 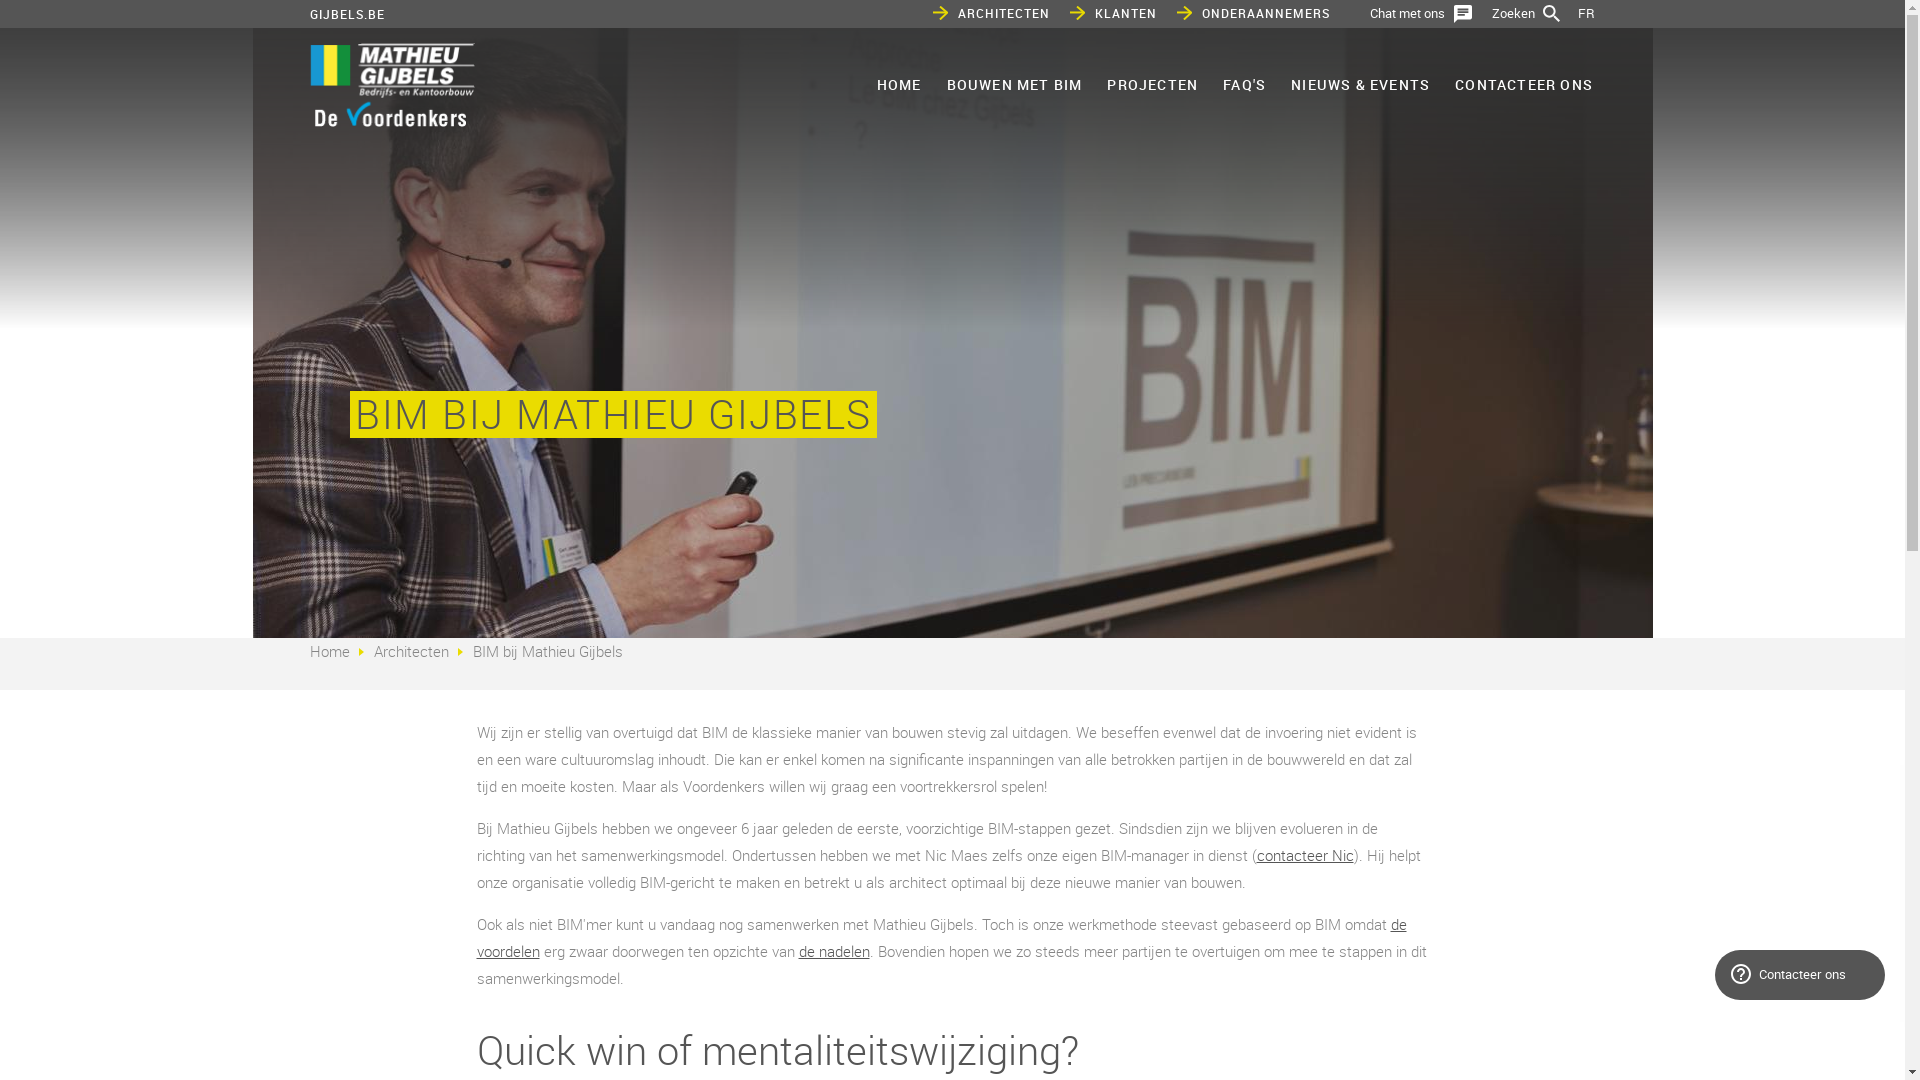 What do you see at coordinates (1304, 855) in the screenshot?
I see `'contacteer Nic'` at bounding box center [1304, 855].